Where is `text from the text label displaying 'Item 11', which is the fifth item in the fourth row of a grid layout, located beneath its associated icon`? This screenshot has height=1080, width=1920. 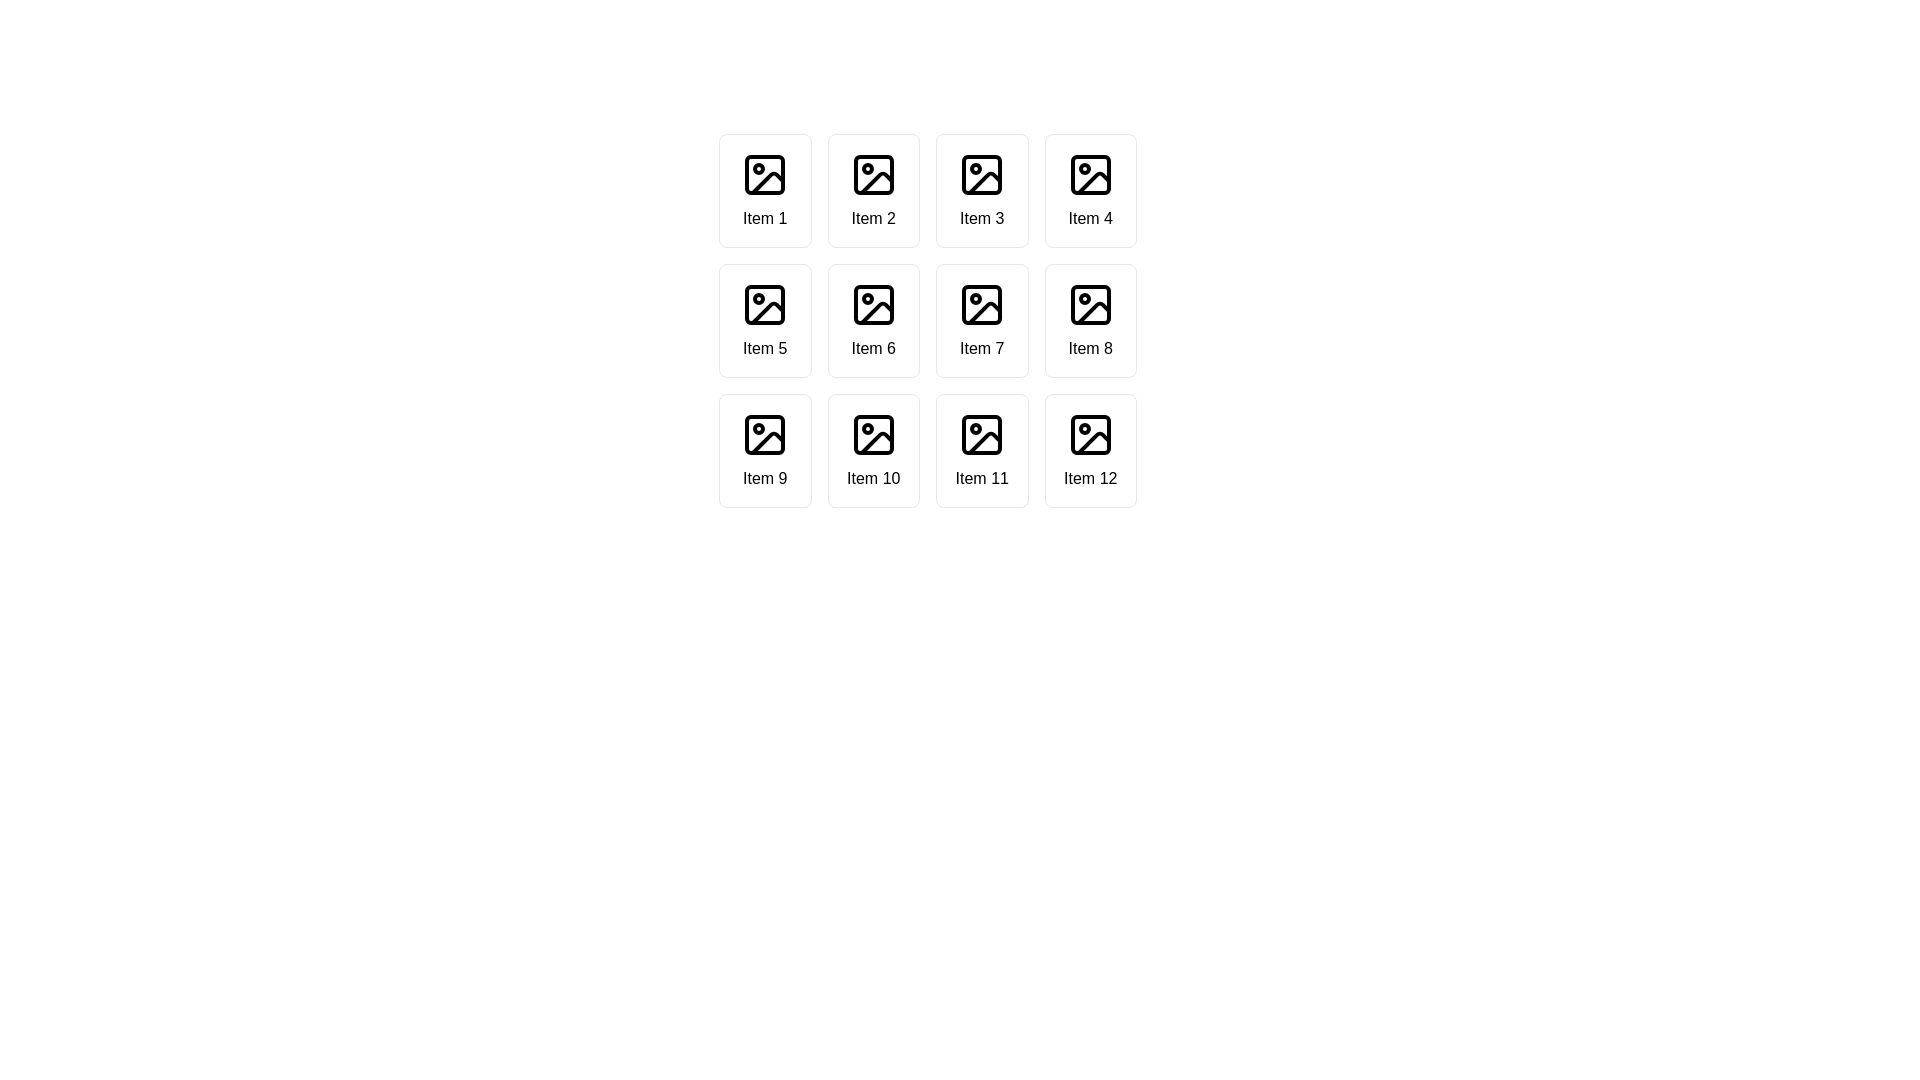
text from the text label displaying 'Item 11', which is the fifth item in the fourth row of a grid layout, located beneath its associated icon is located at coordinates (982, 478).